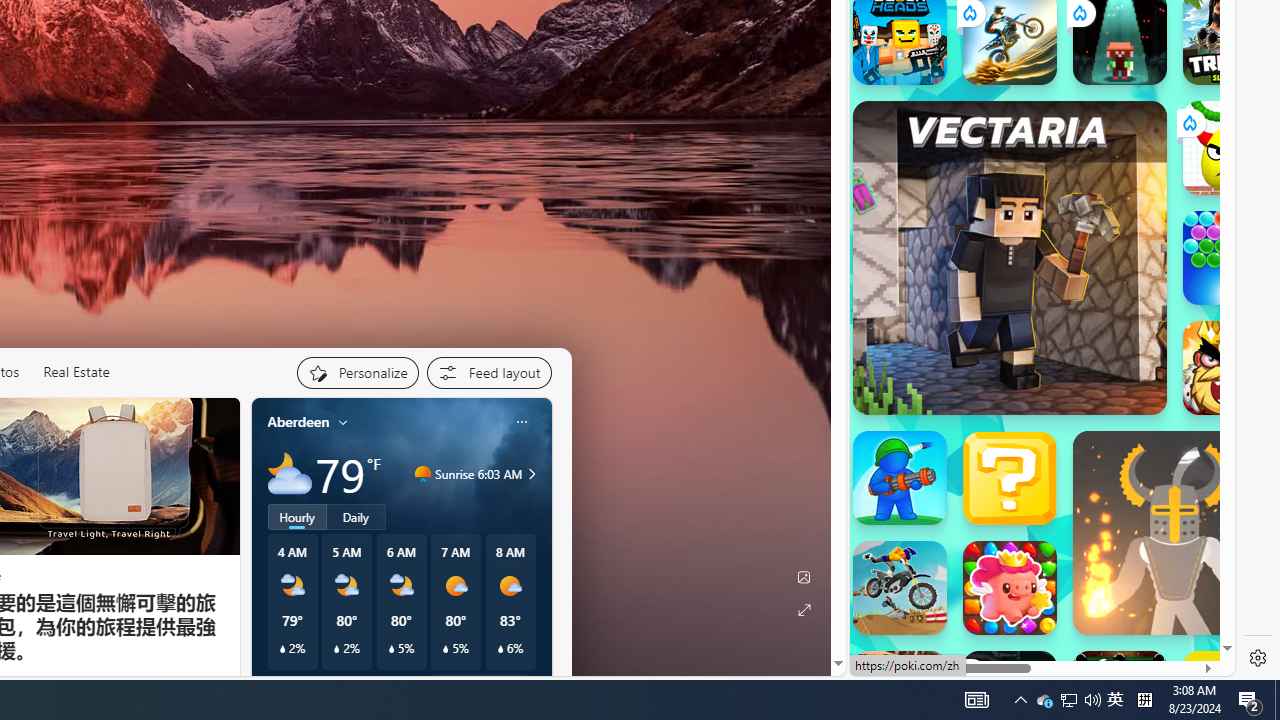 Image resolution: width=1280 pixels, height=720 pixels. Describe the element at coordinates (1229, 257) in the screenshot. I see `'Bubble Shooter'` at that location.